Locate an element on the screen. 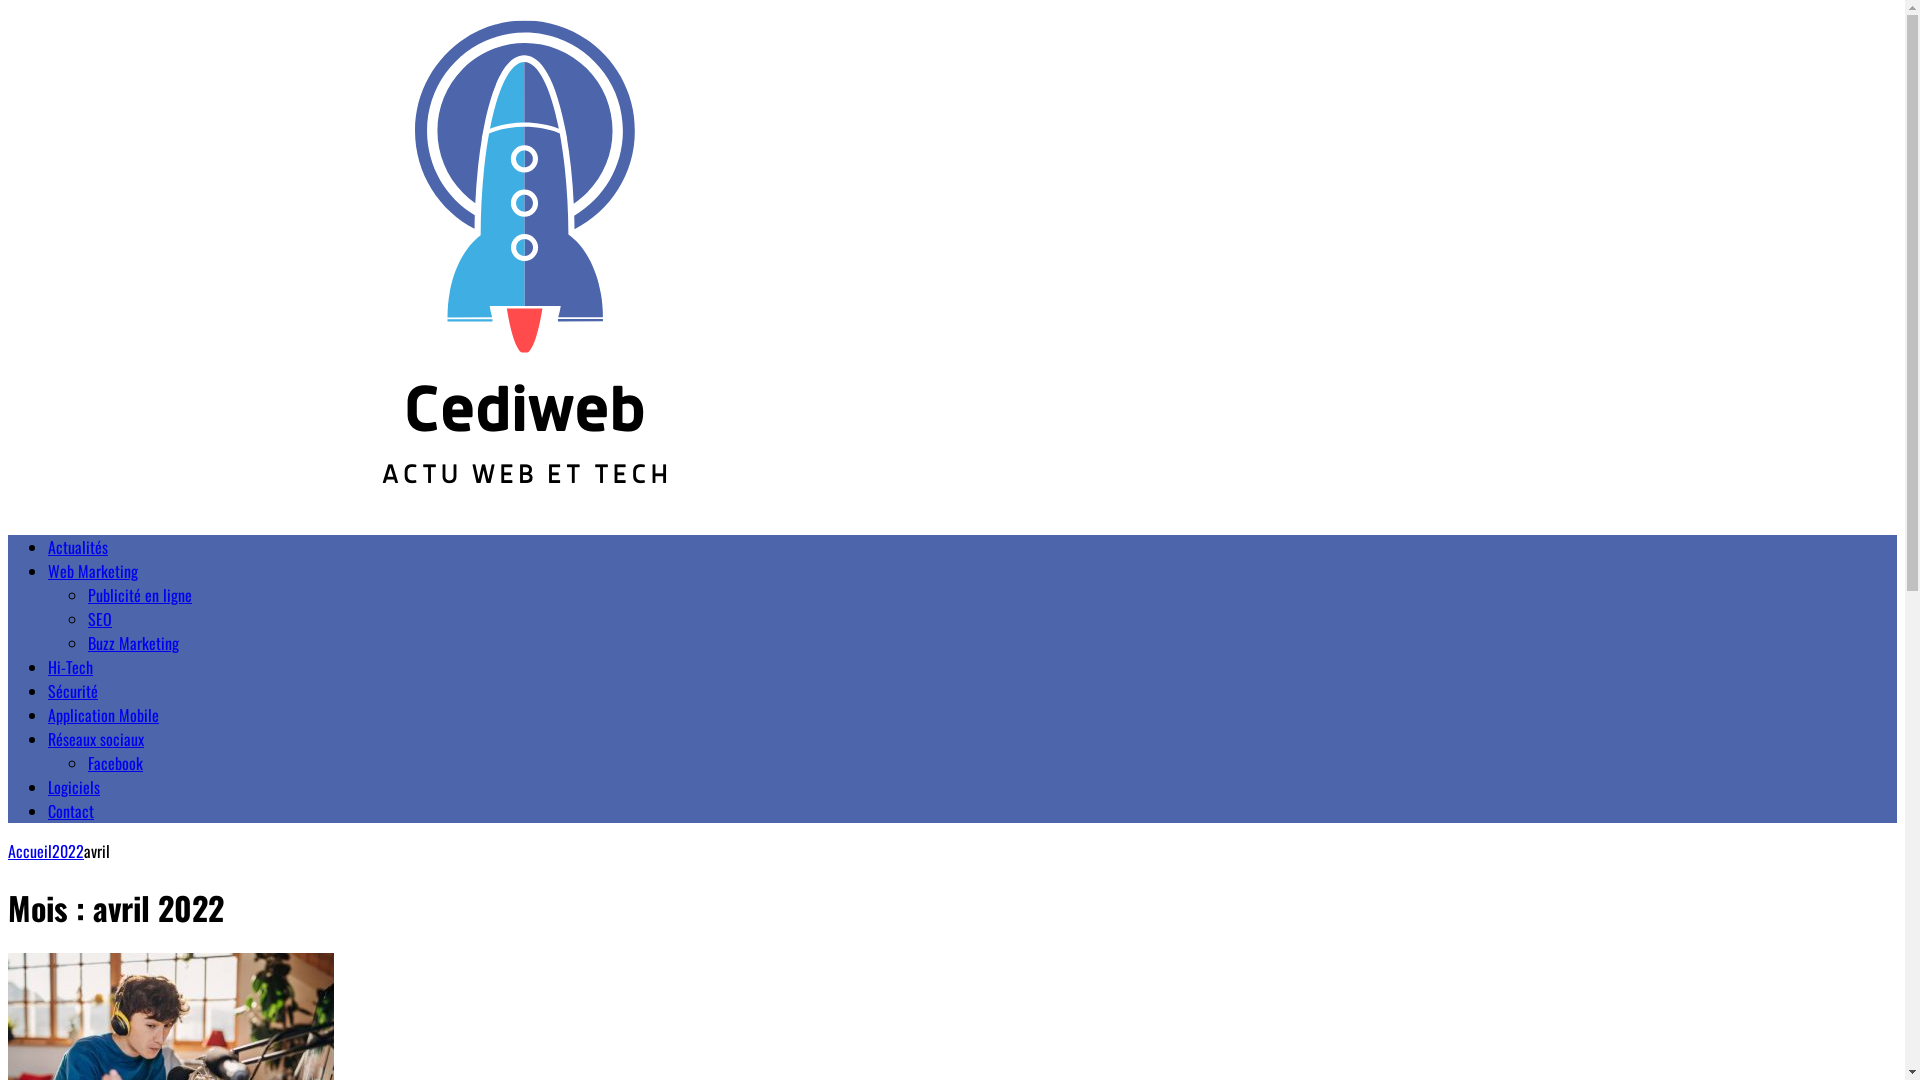 The image size is (1920, 1080). 'Hi-Tech' is located at coordinates (48, 667).